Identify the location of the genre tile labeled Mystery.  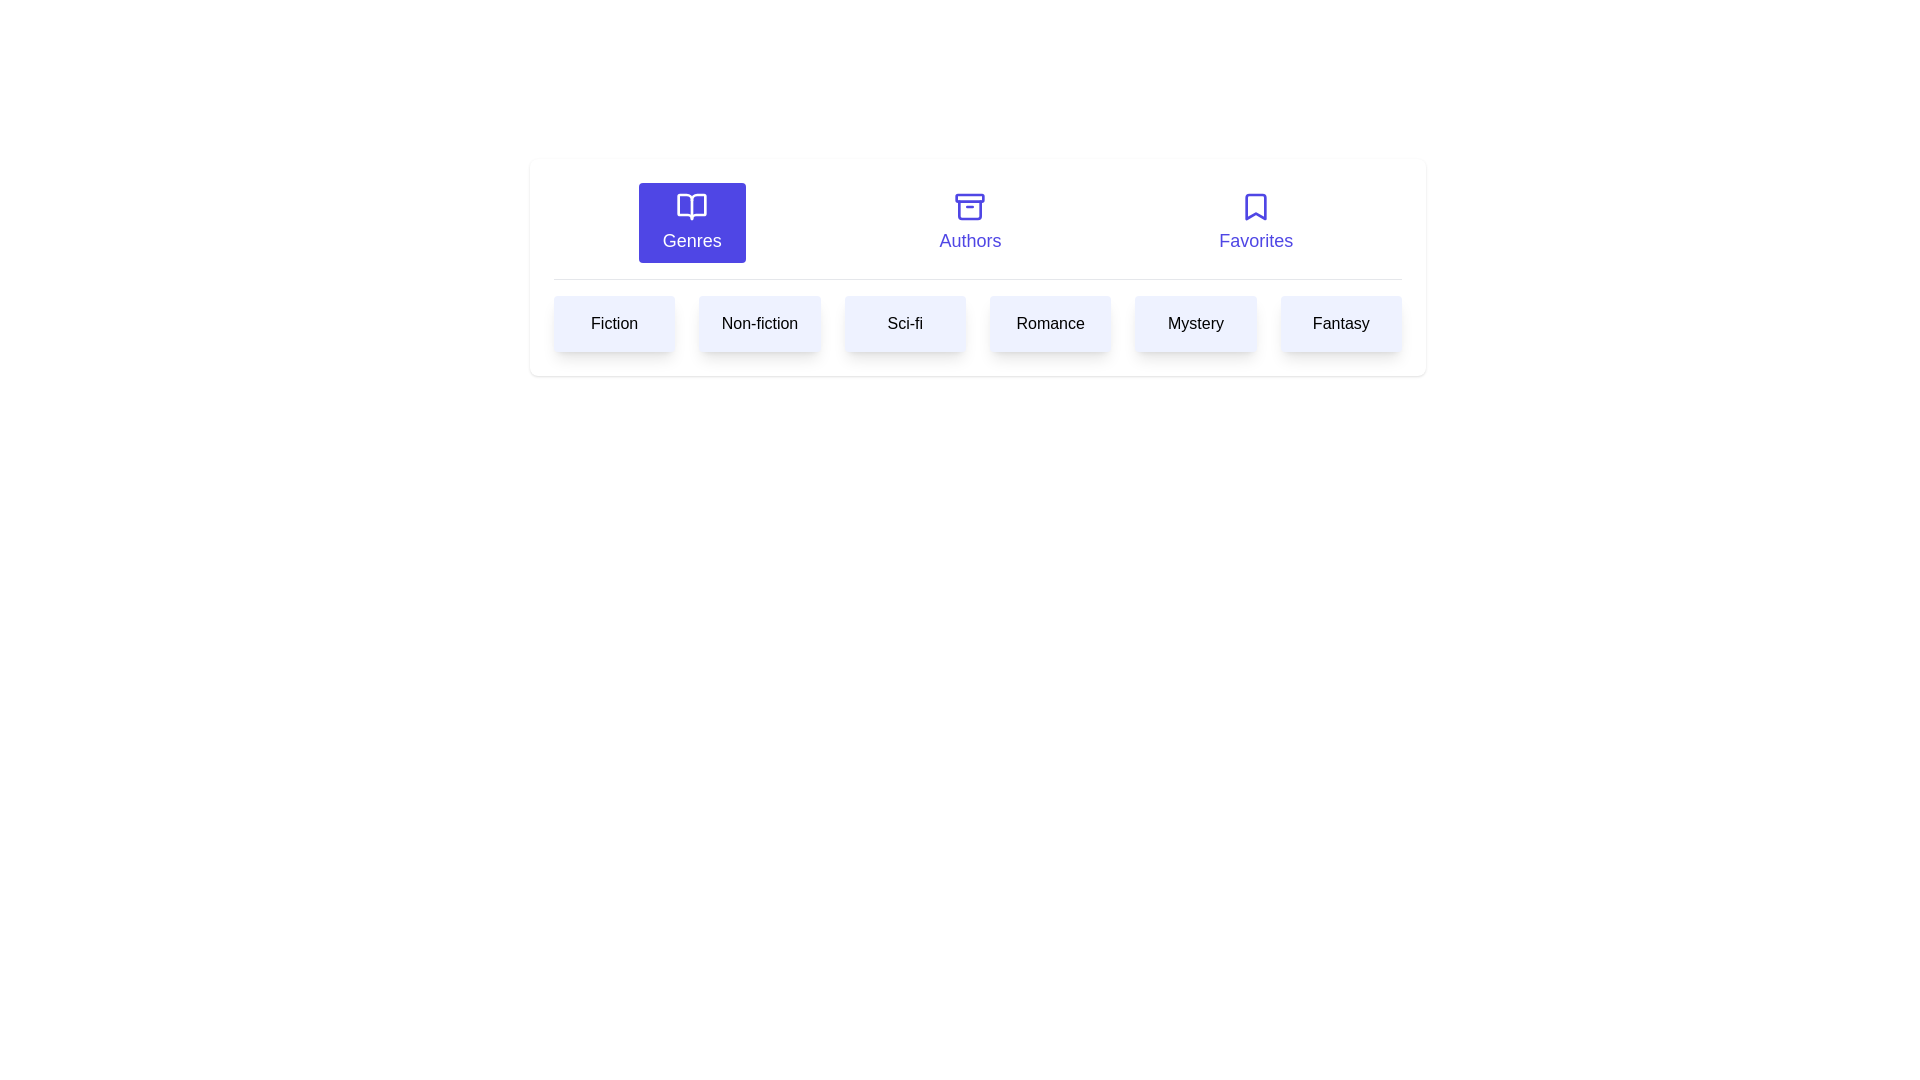
(1195, 323).